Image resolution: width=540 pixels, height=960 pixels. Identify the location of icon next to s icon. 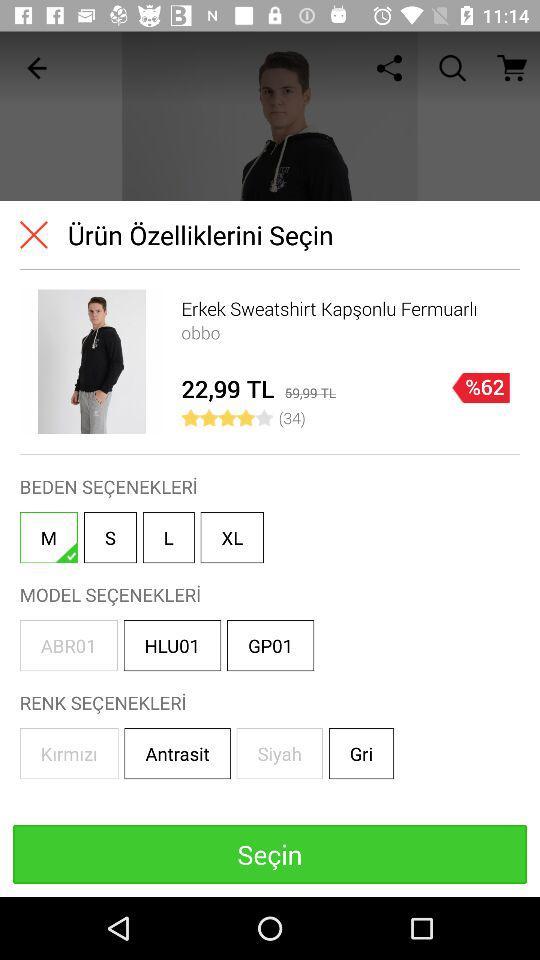
(167, 536).